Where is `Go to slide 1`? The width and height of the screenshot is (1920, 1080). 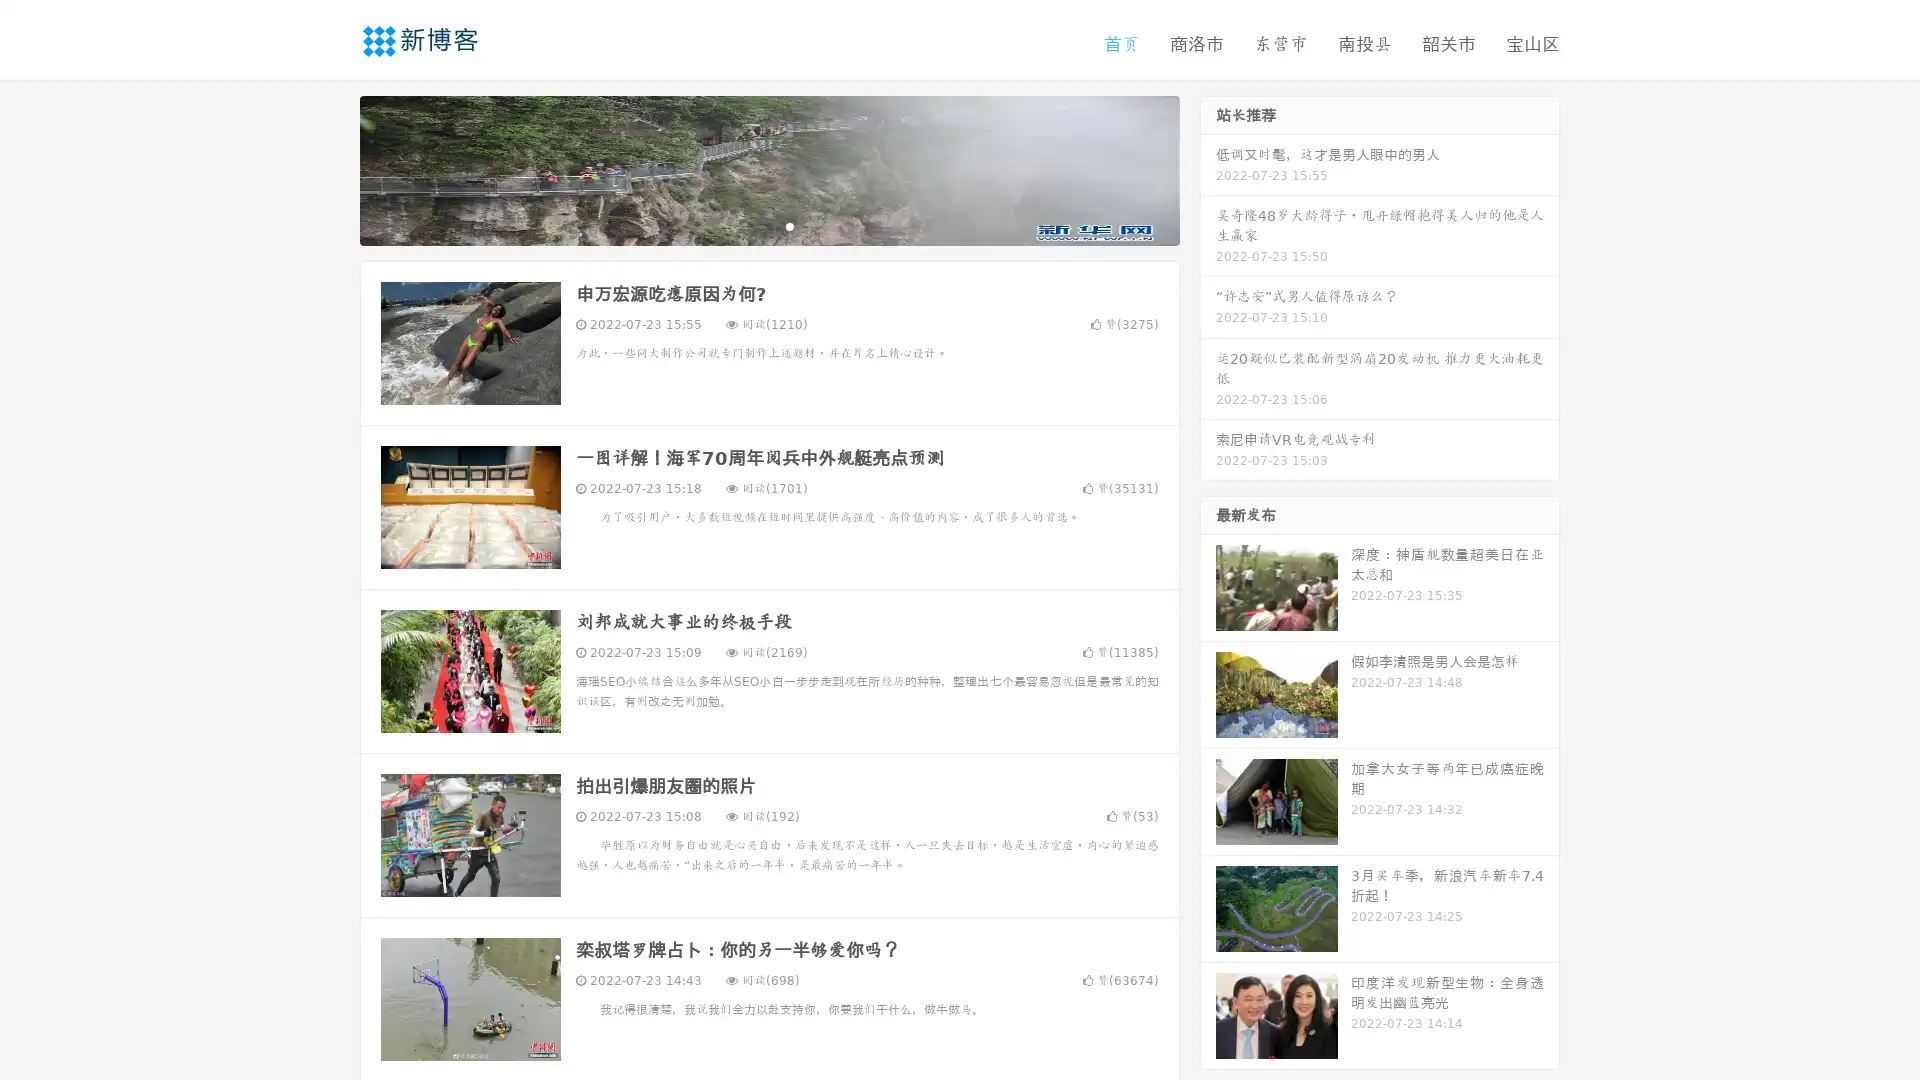 Go to slide 1 is located at coordinates (748, 225).